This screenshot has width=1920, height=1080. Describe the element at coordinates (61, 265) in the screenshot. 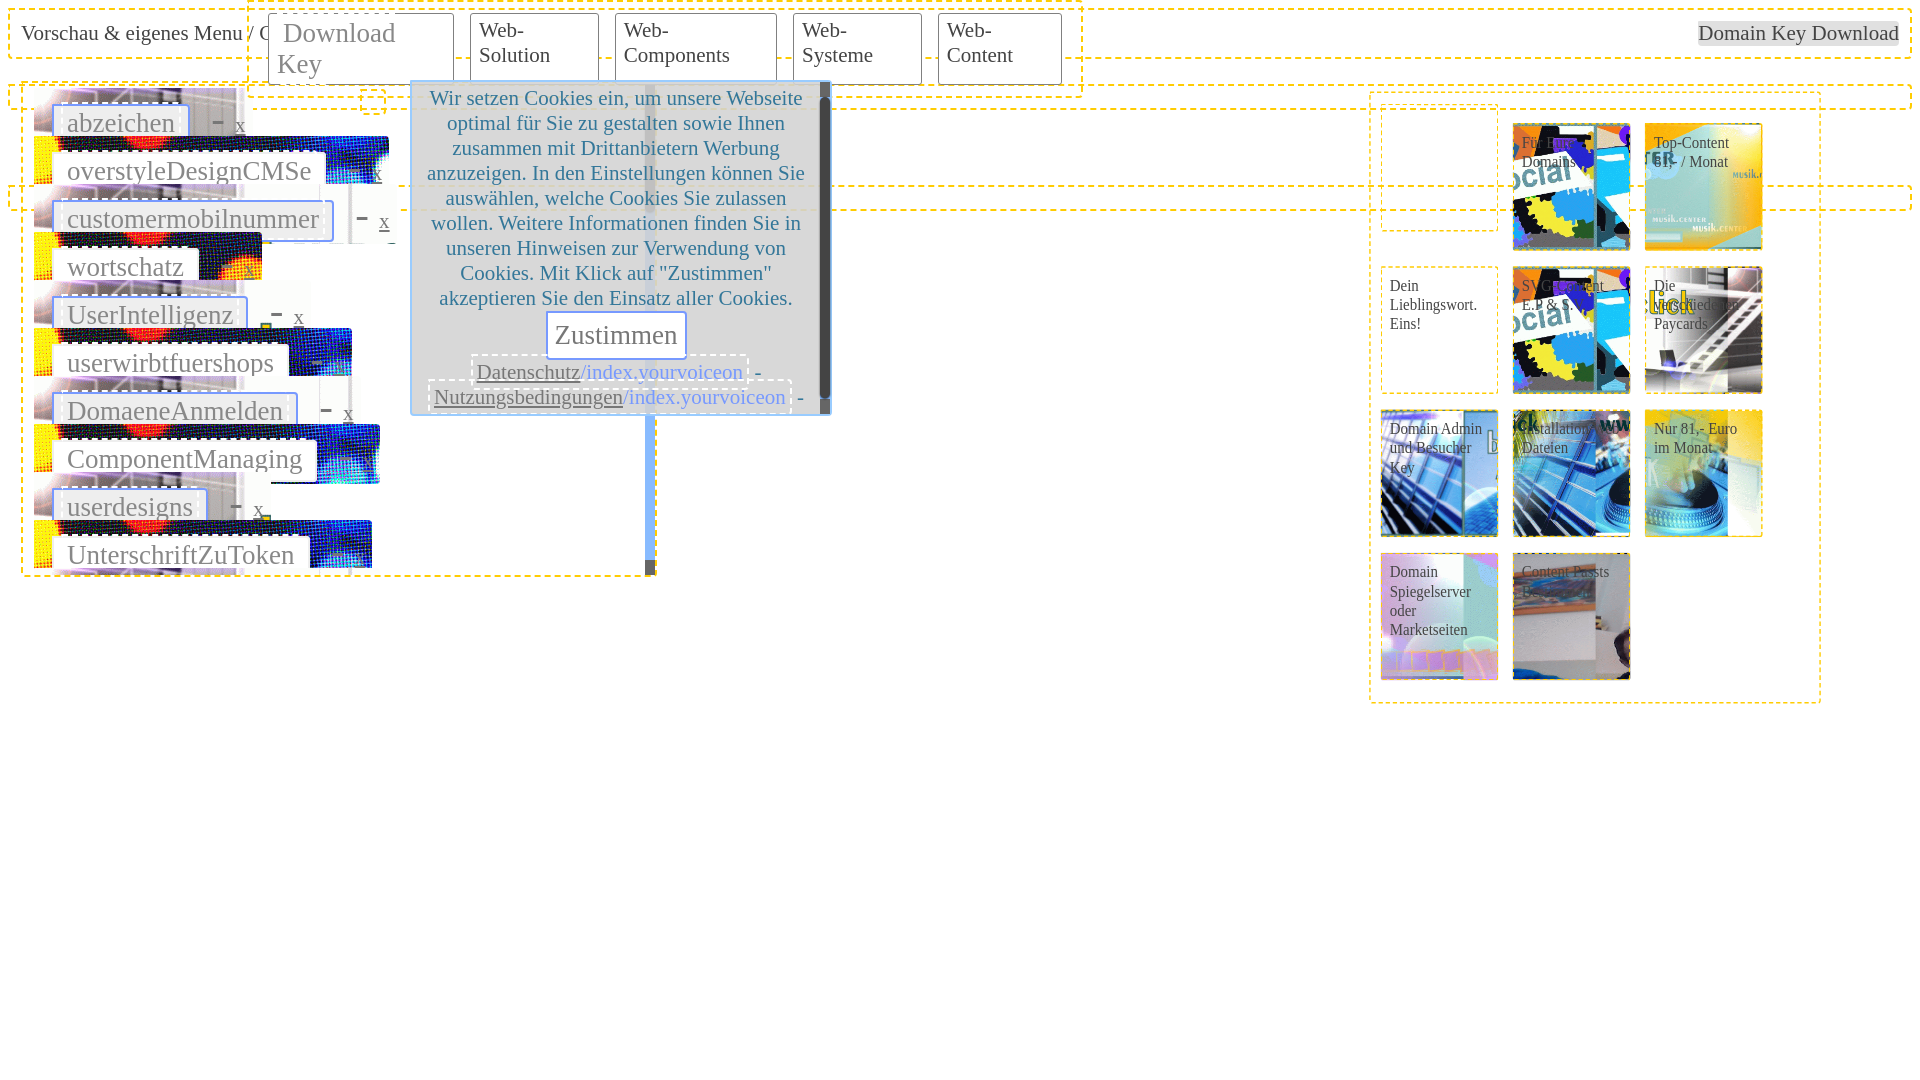

I see `'wortschatz'` at that location.